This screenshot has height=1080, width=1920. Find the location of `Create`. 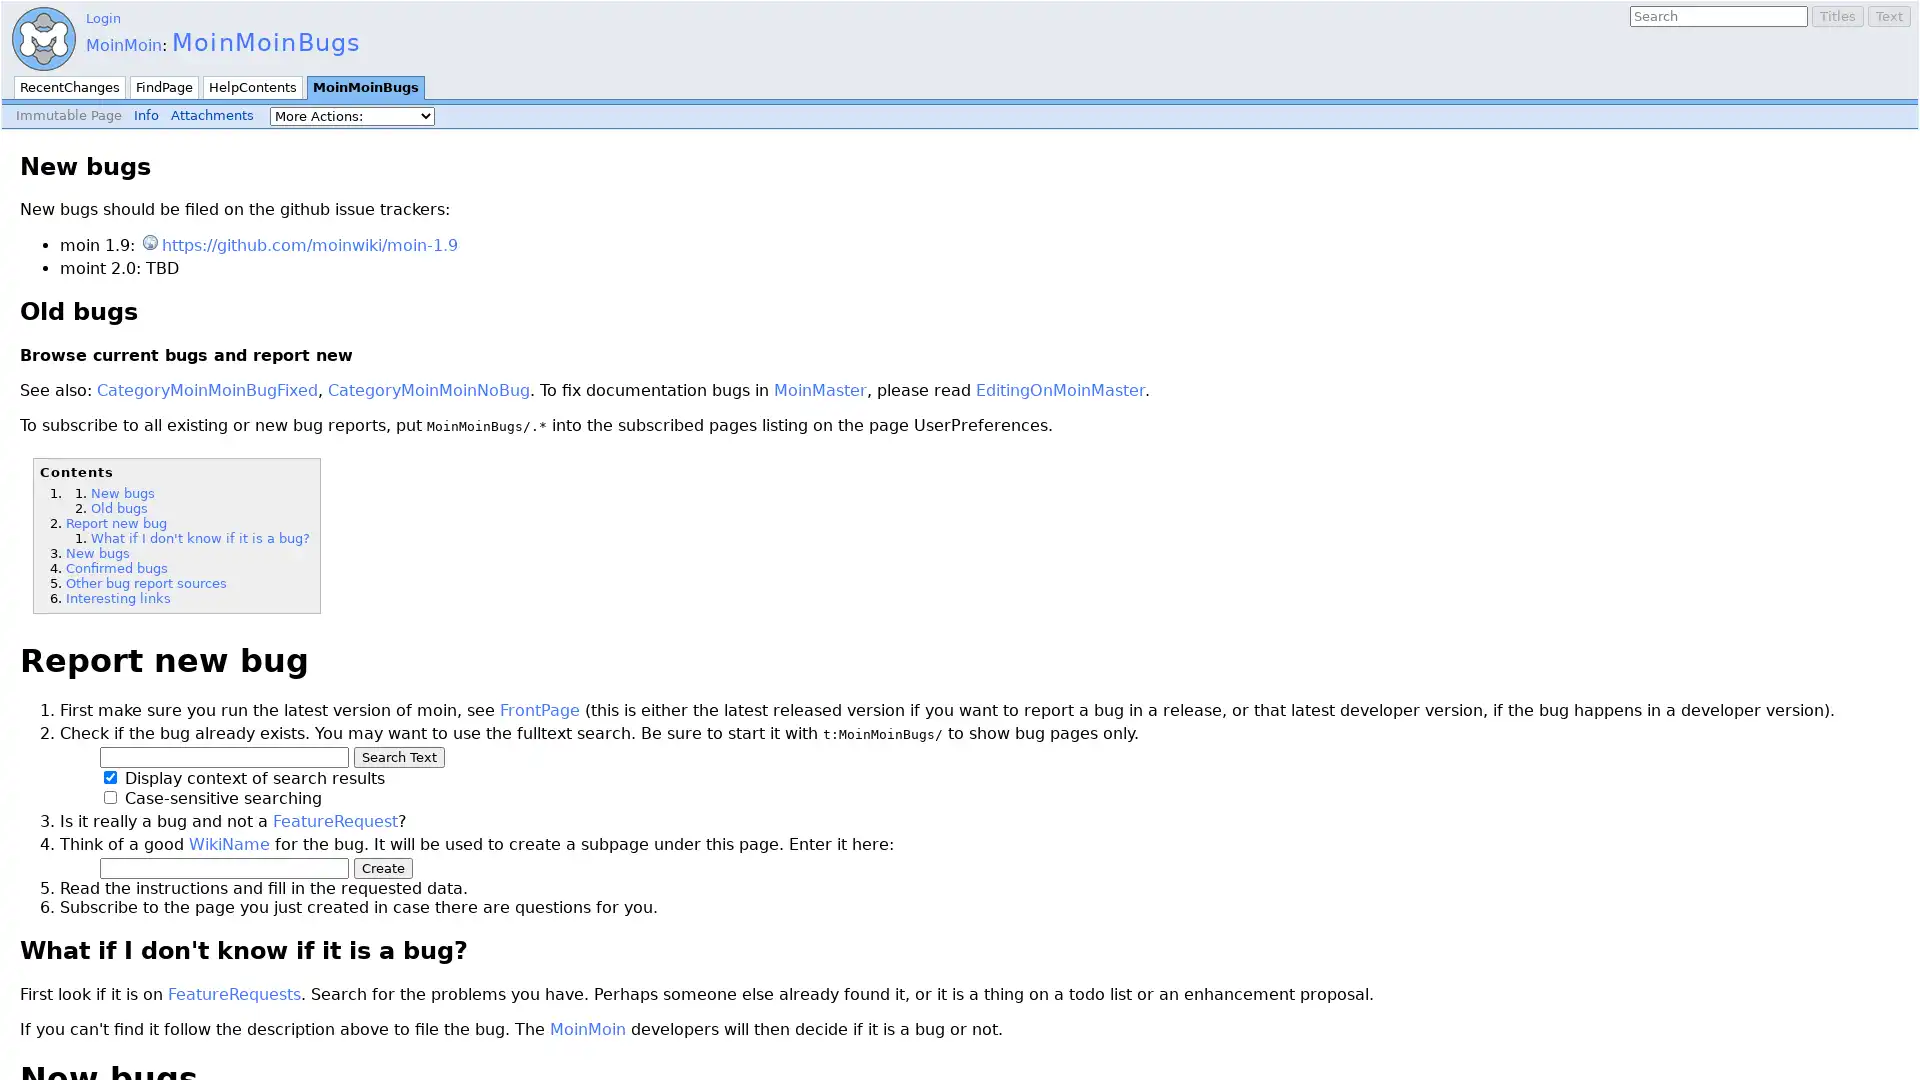

Create is located at coordinates (383, 867).